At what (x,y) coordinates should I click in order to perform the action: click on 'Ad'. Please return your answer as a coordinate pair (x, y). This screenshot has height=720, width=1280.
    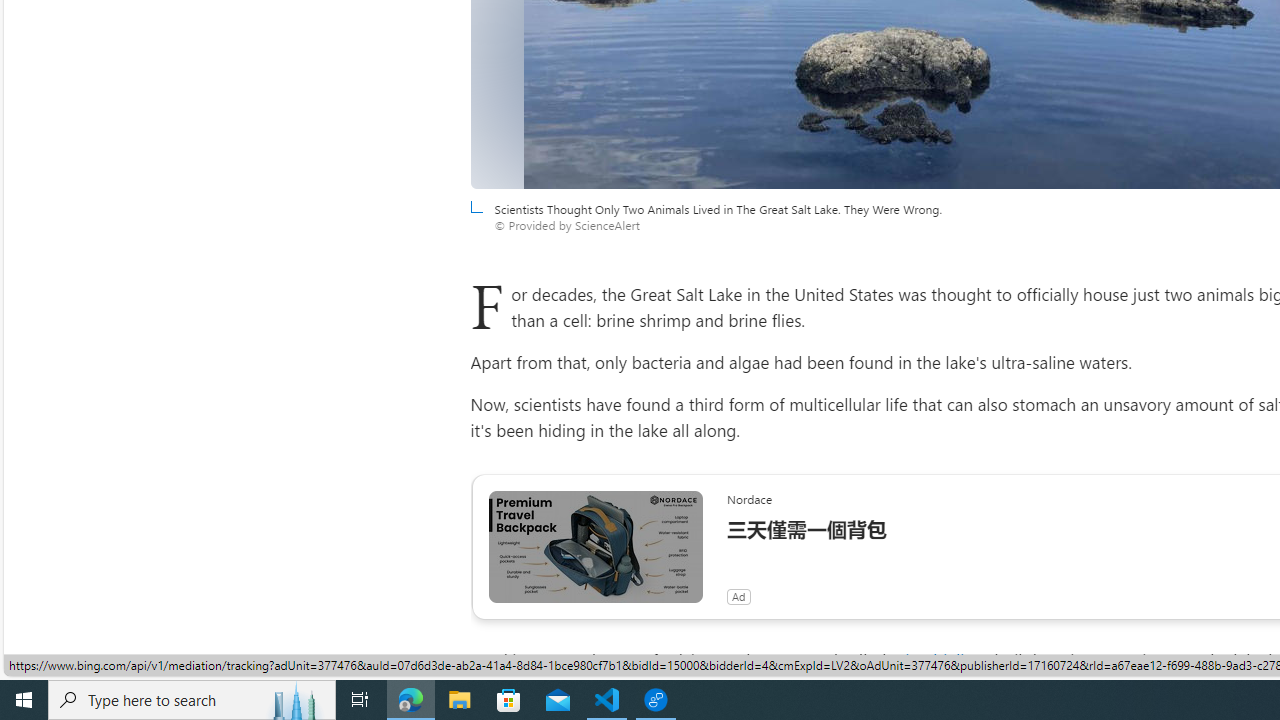
    Looking at the image, I should click on (737, 595).